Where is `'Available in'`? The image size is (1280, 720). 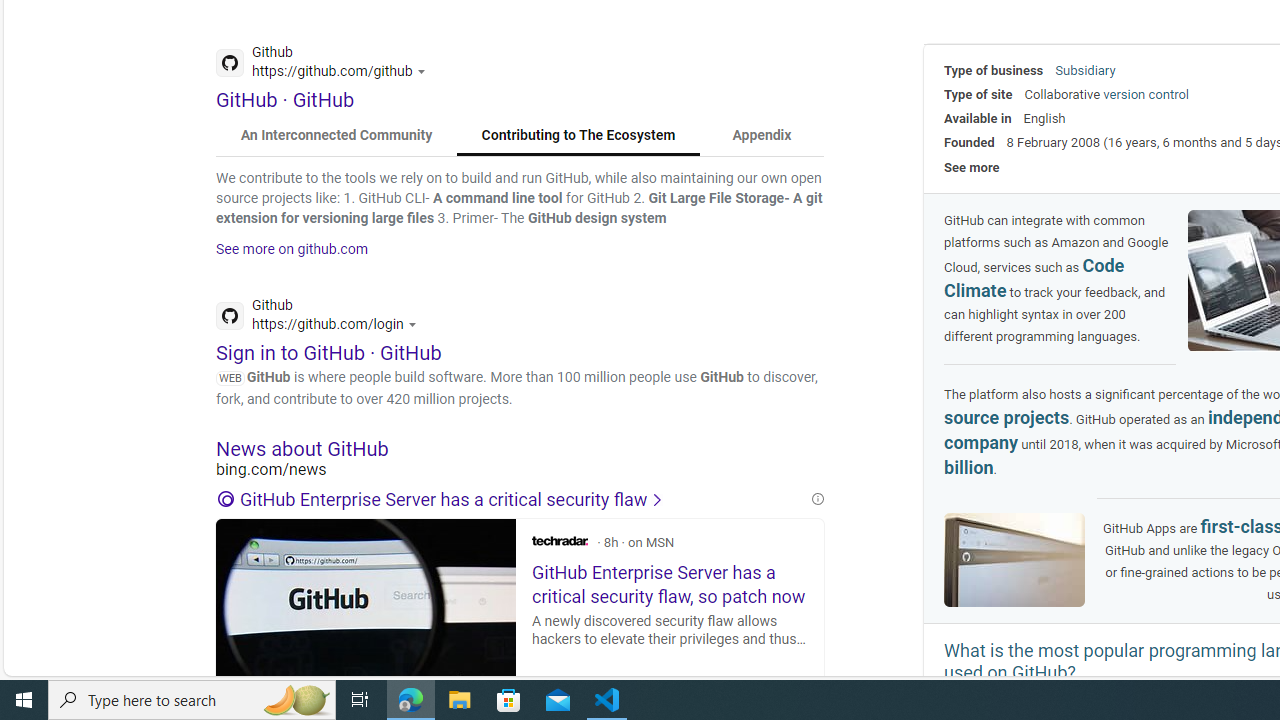 'Available in' is located at coordinates (978, 118).